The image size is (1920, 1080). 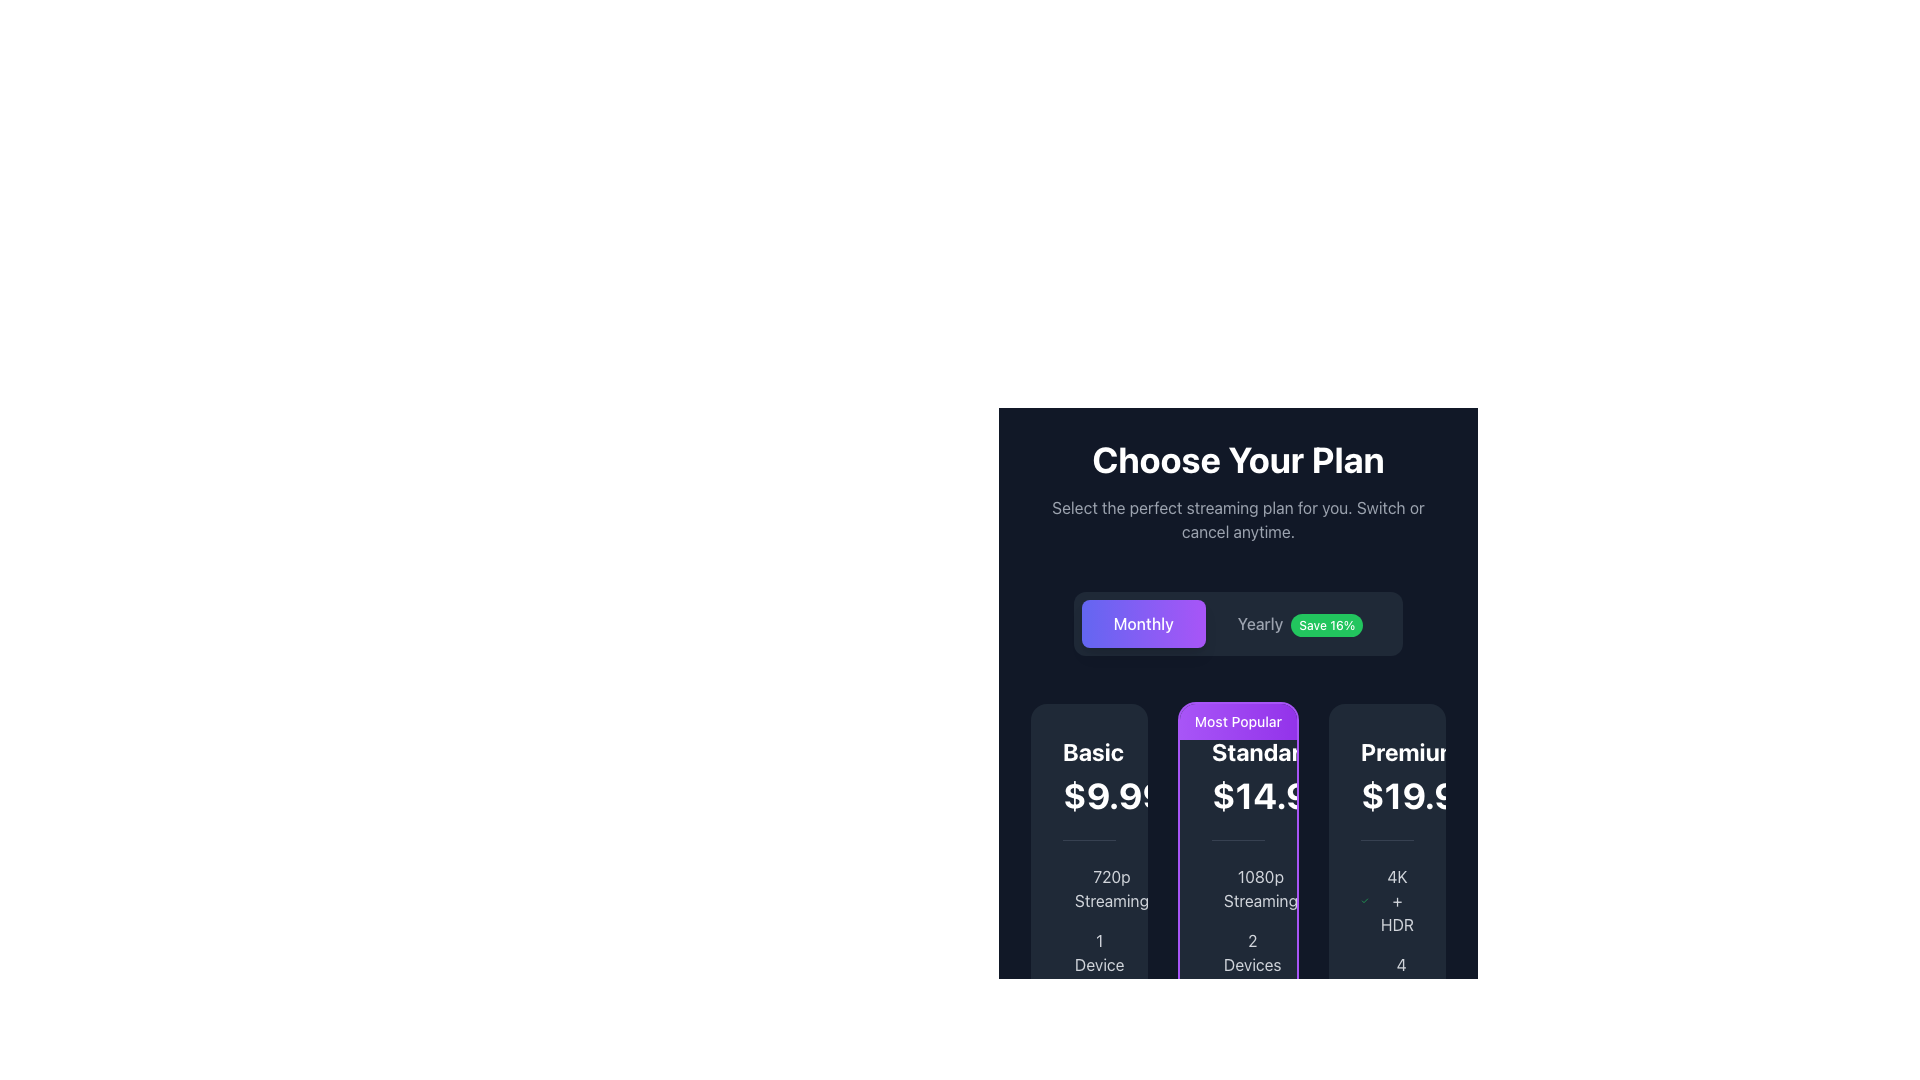 What do you see at coordinates (1237, 519) in the screenshot?
I see `the explanatory text about the flexibility of the plan selection process, located directly below the heading 'Choose Your Plan'` at bounding box center [1237, 519].